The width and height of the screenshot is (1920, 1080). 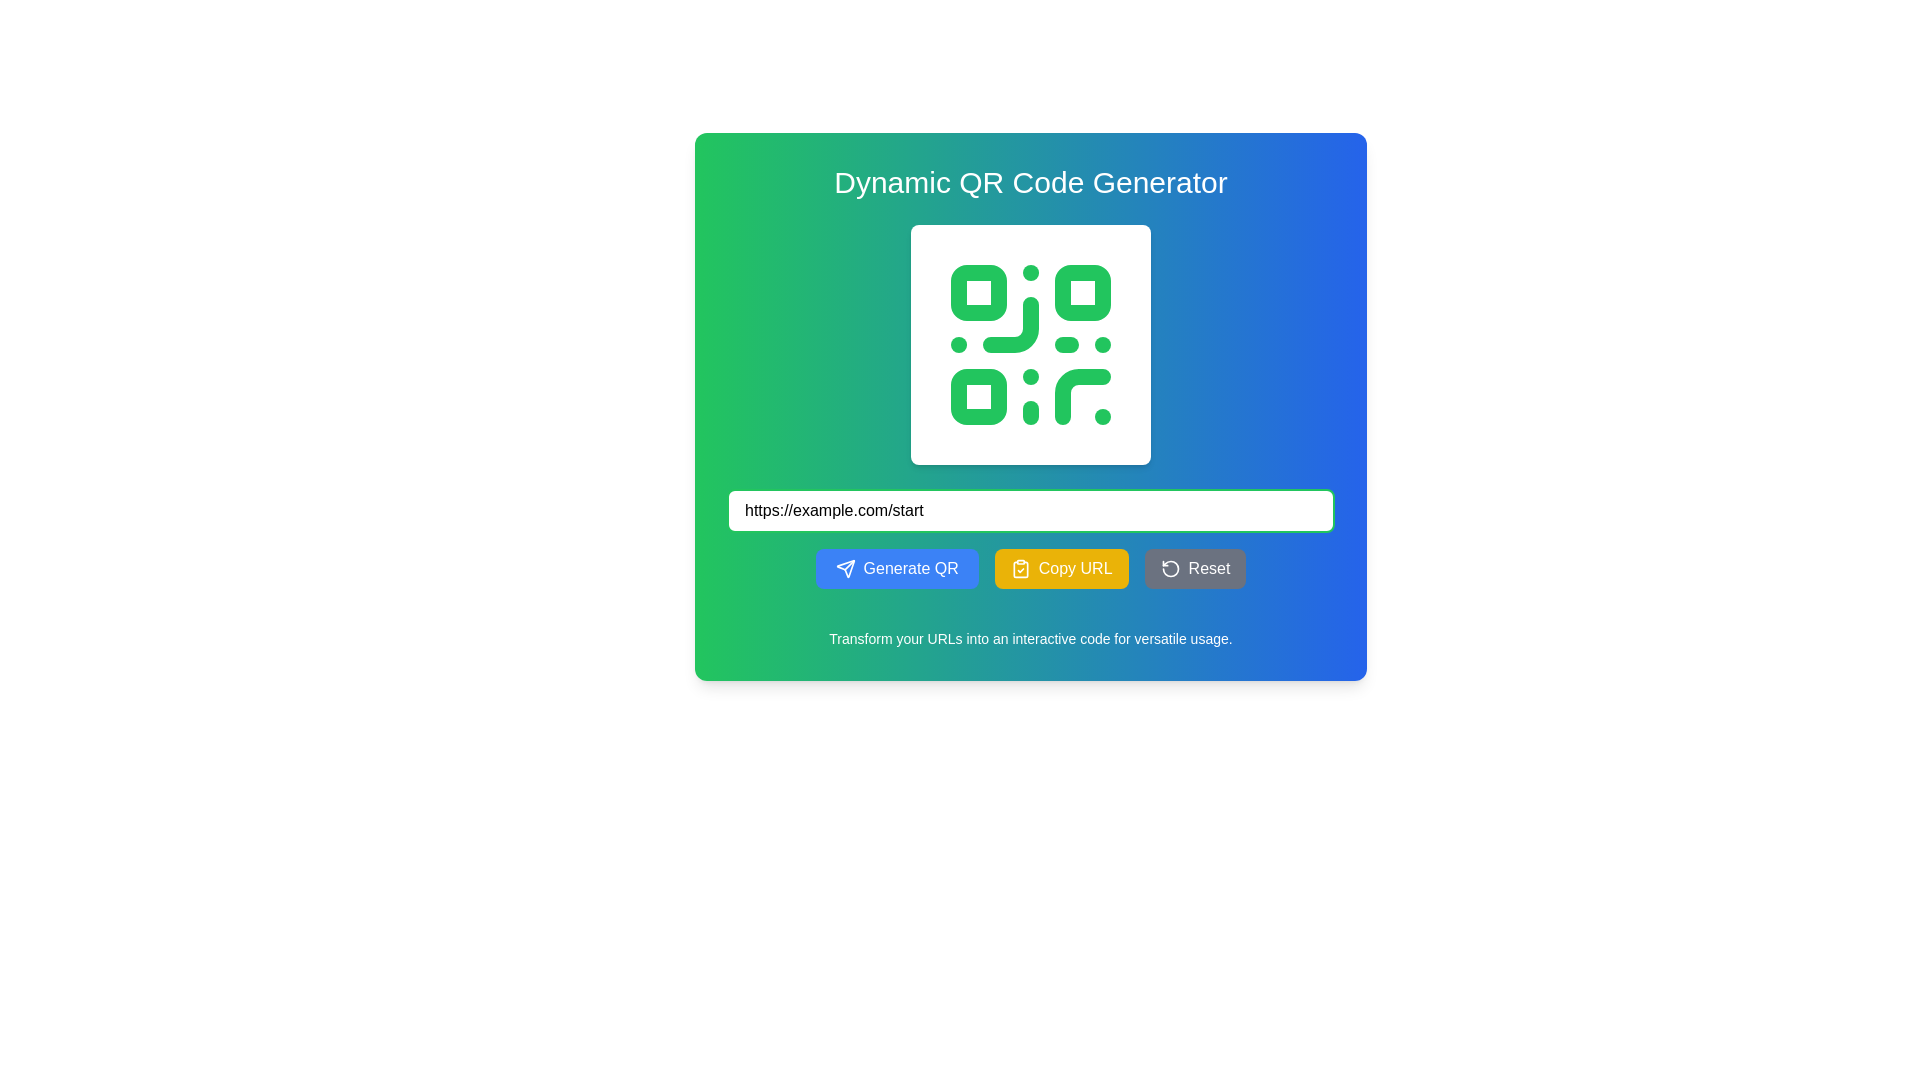 What do you see at coordinates (1170, 569) in the screenshot?
I see `the primary circular portion of the counterclockwise rotation icon, which is located near the top-right corner of the interface, adjacent to the 'Reset' button, as it is likely interactive` at bounding box center [1170, 569].